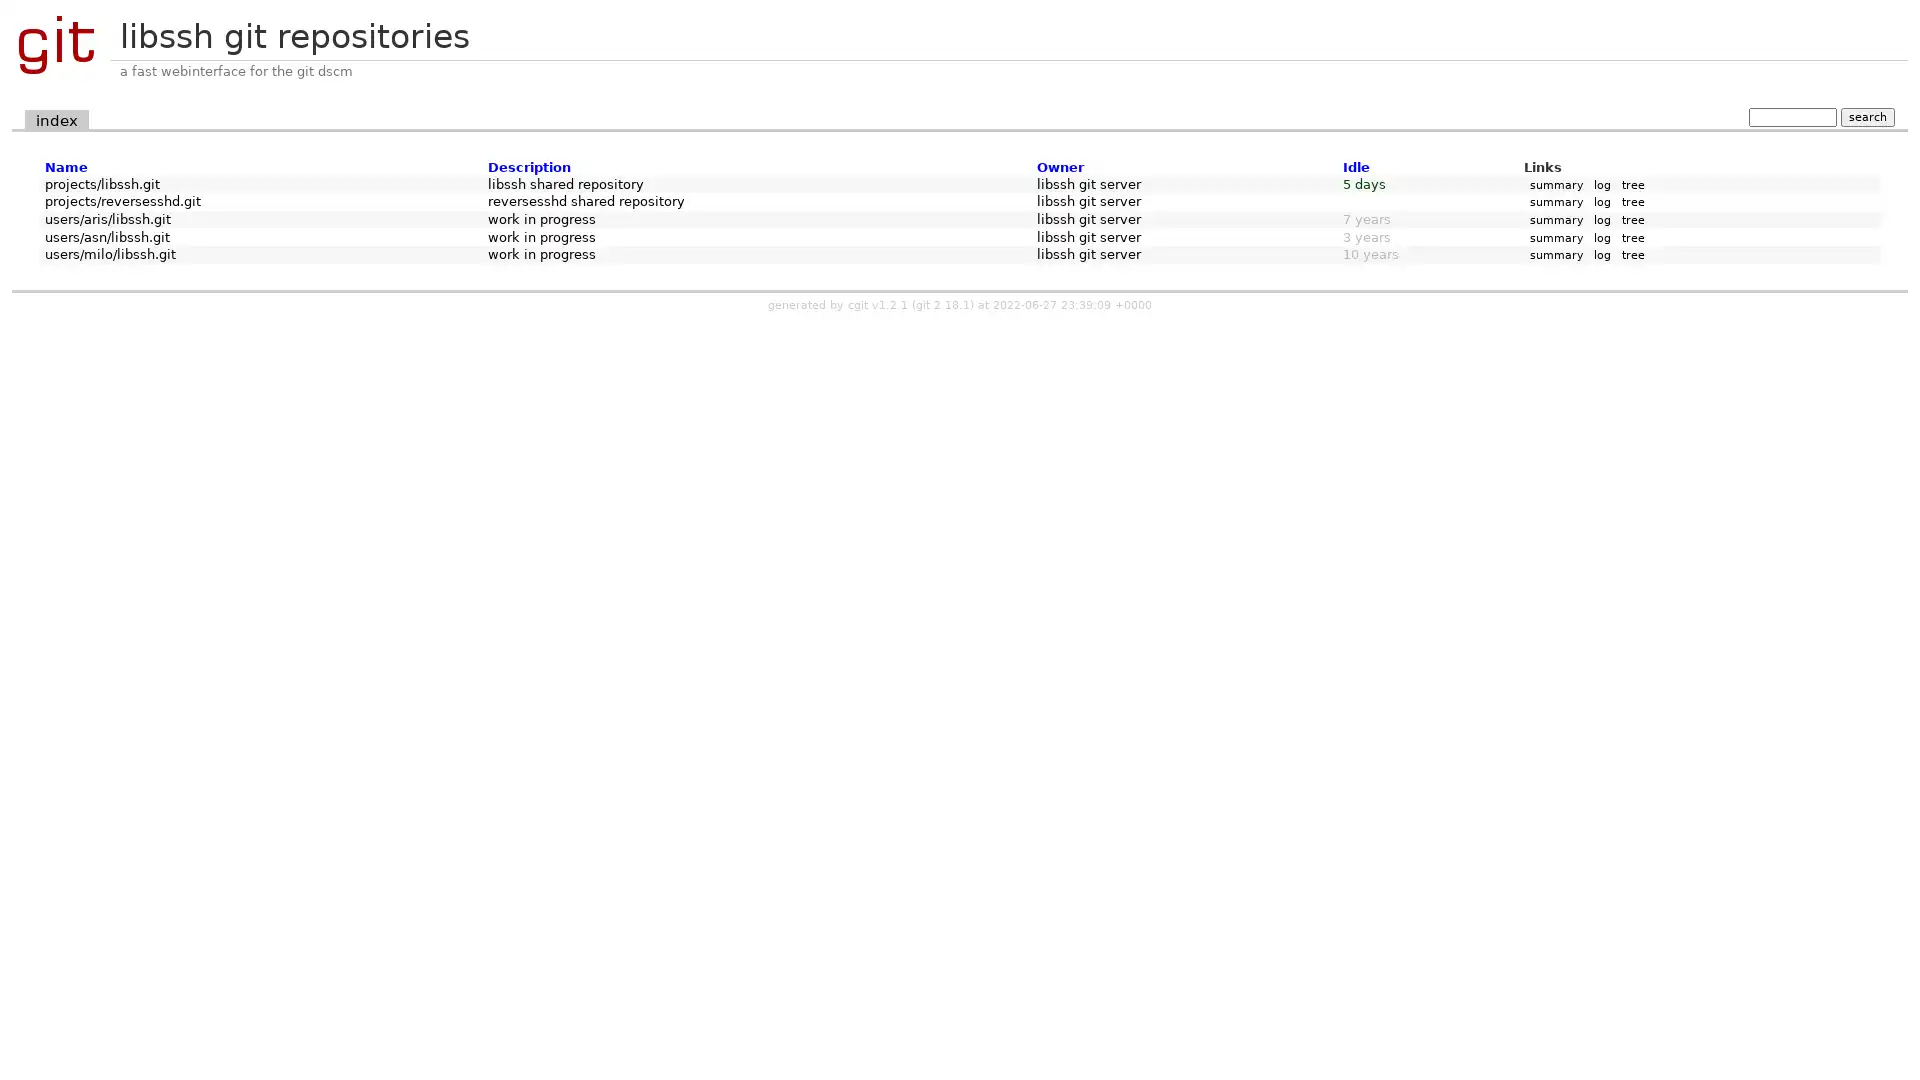 The width and height of the screenshot is (1920, 1080). I want to click on search, so click(1866, 116).